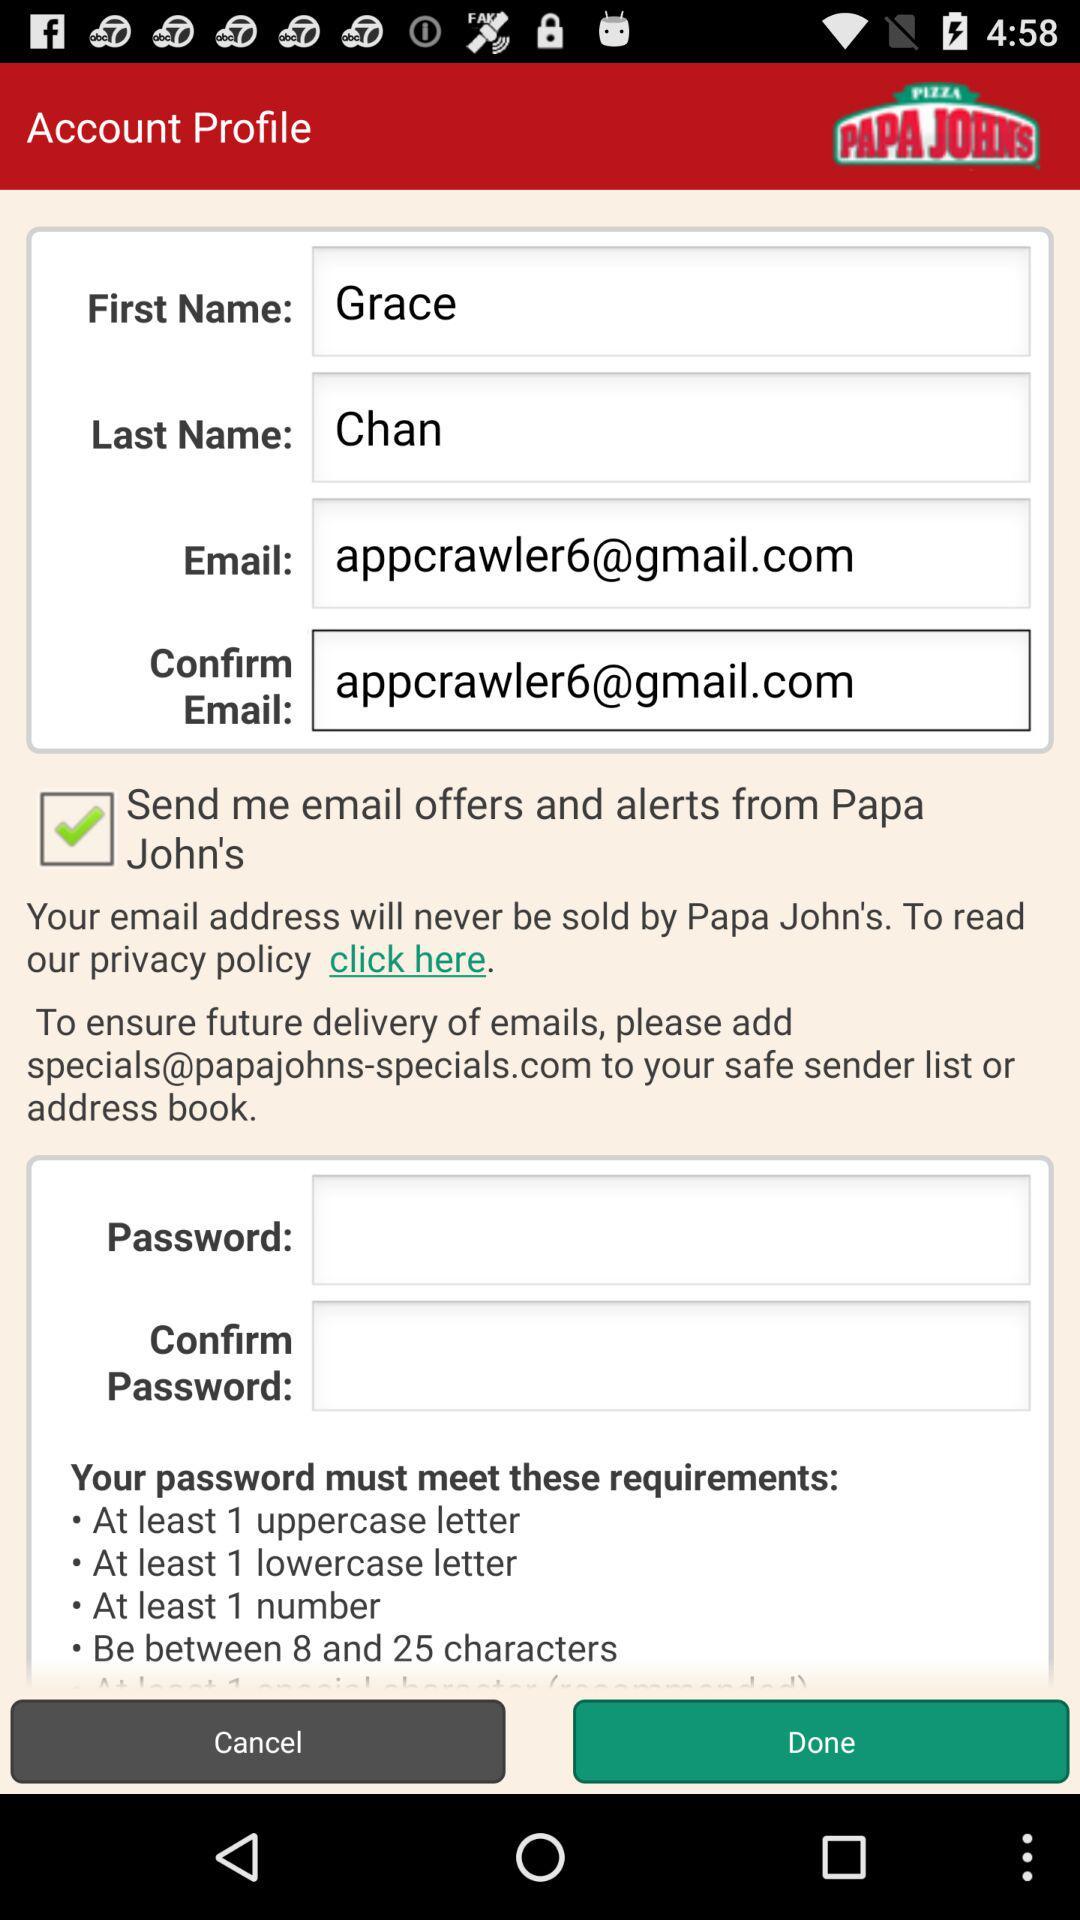 Image resolution: width=1080 pixels, height=1920 pixels. I want to click on app above the your email address item, so click(540, 827).